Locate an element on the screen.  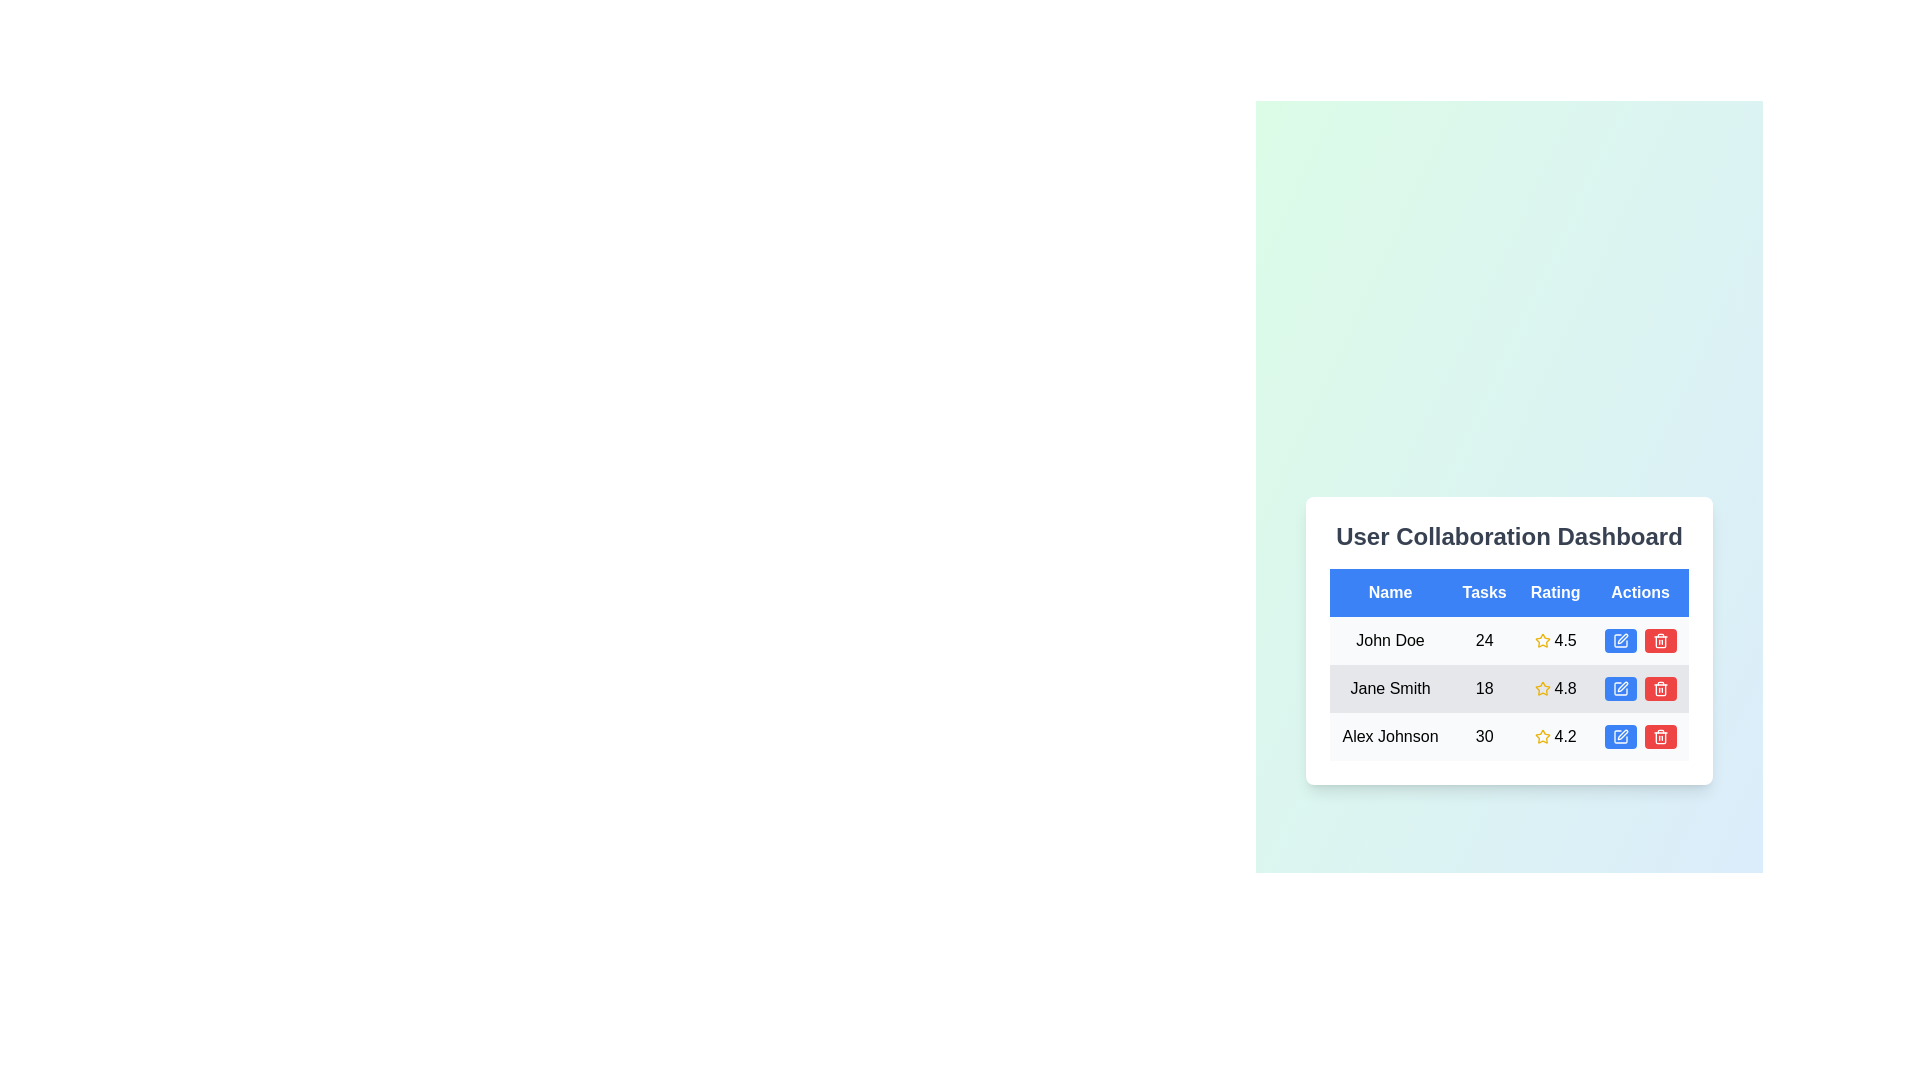
the Rating display for Alex Johnson, which consists of a yellow outlined star icon and the text '4.2' in bold font, located in the third row of the table under the 'Rating' column is located at coordinates (1554, 736).